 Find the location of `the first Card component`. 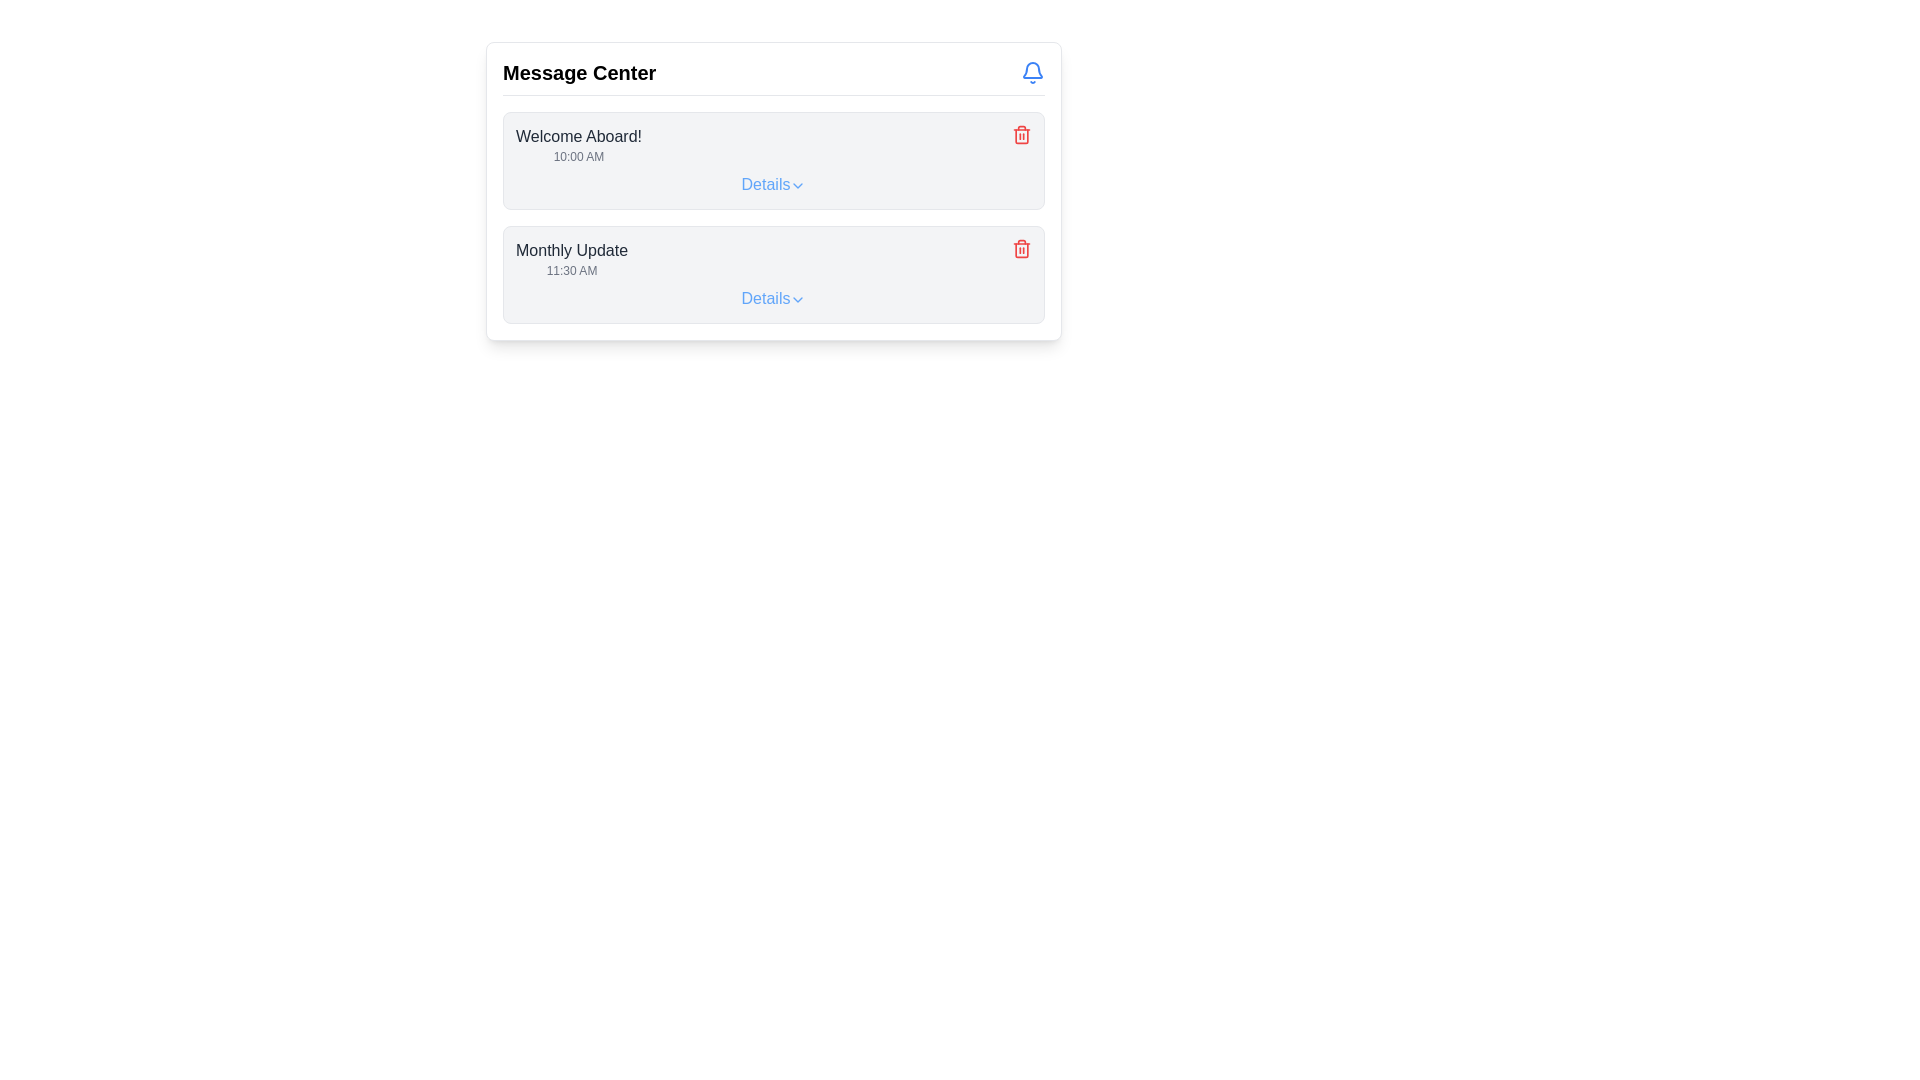

the first Card component is located at coordinates (772, 144).